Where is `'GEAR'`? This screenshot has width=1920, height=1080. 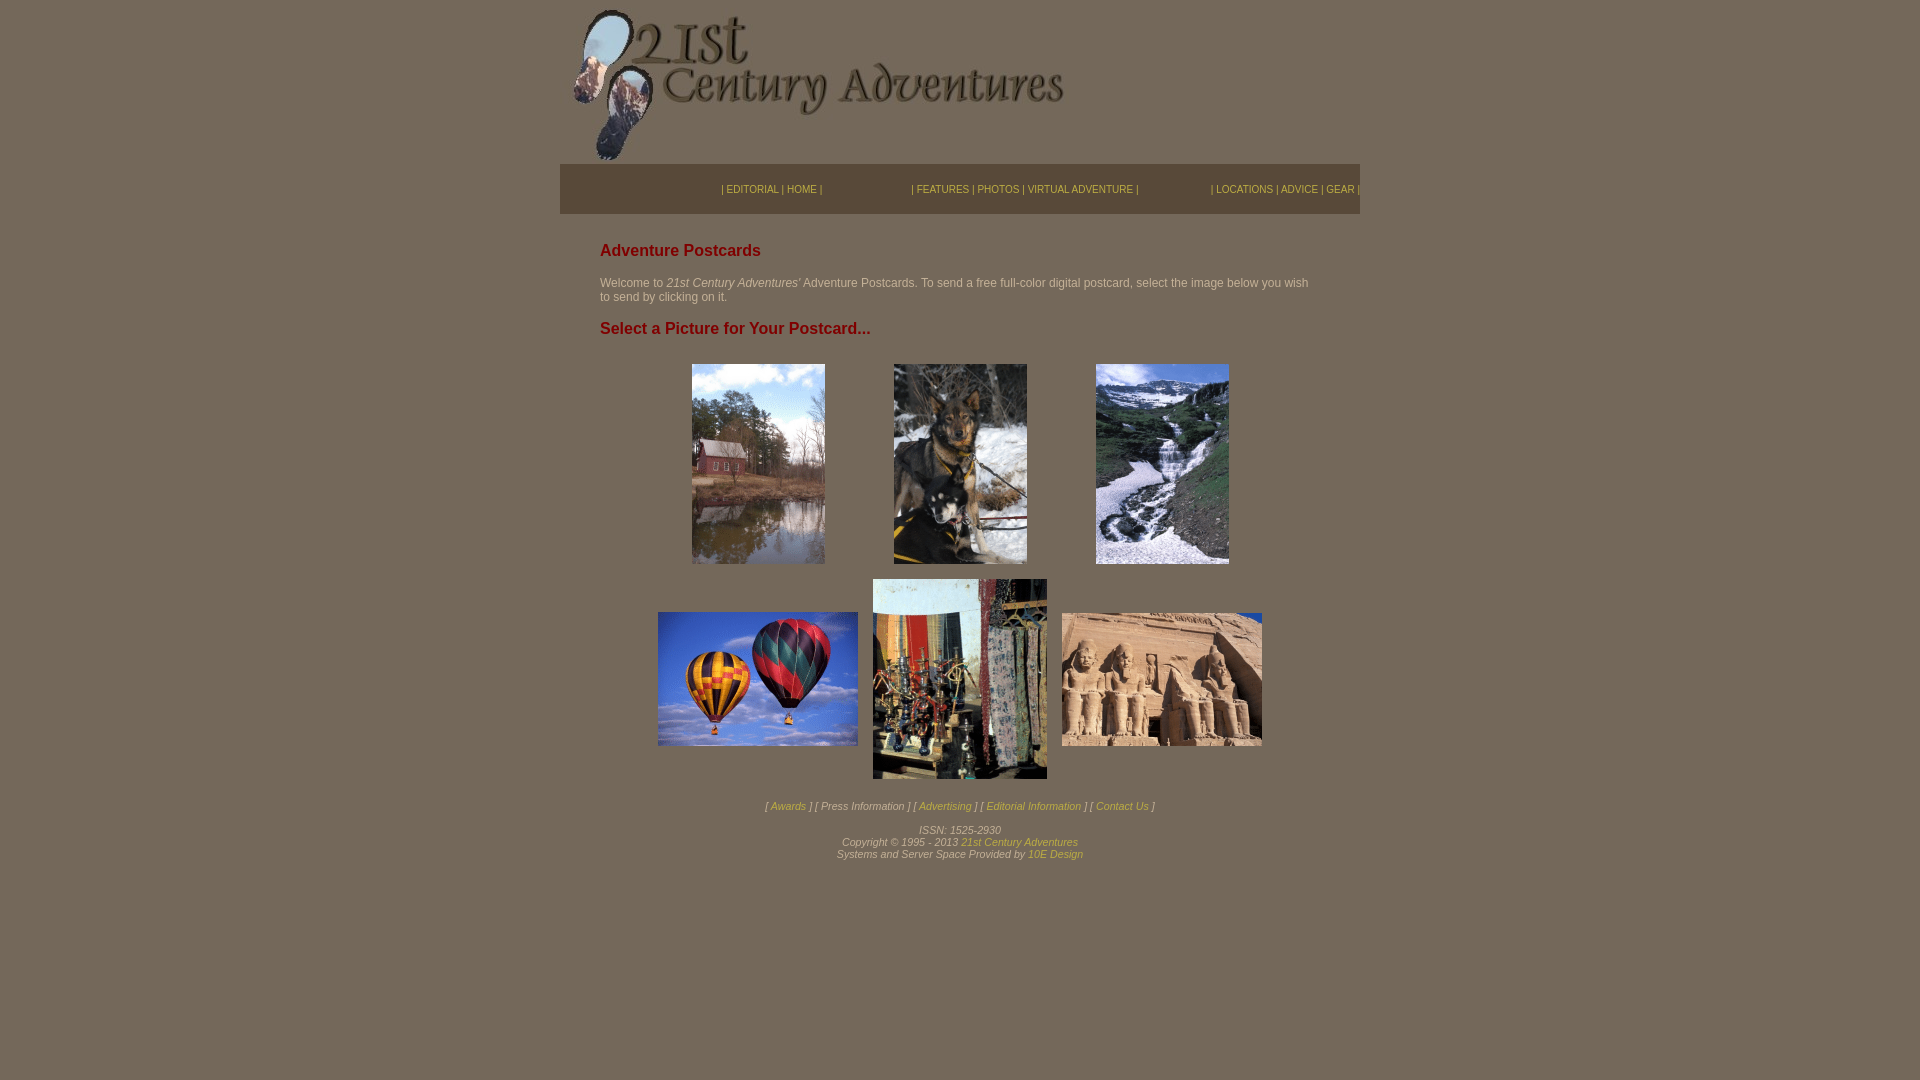
'GEAR' is located at coordinates (1325, 189).